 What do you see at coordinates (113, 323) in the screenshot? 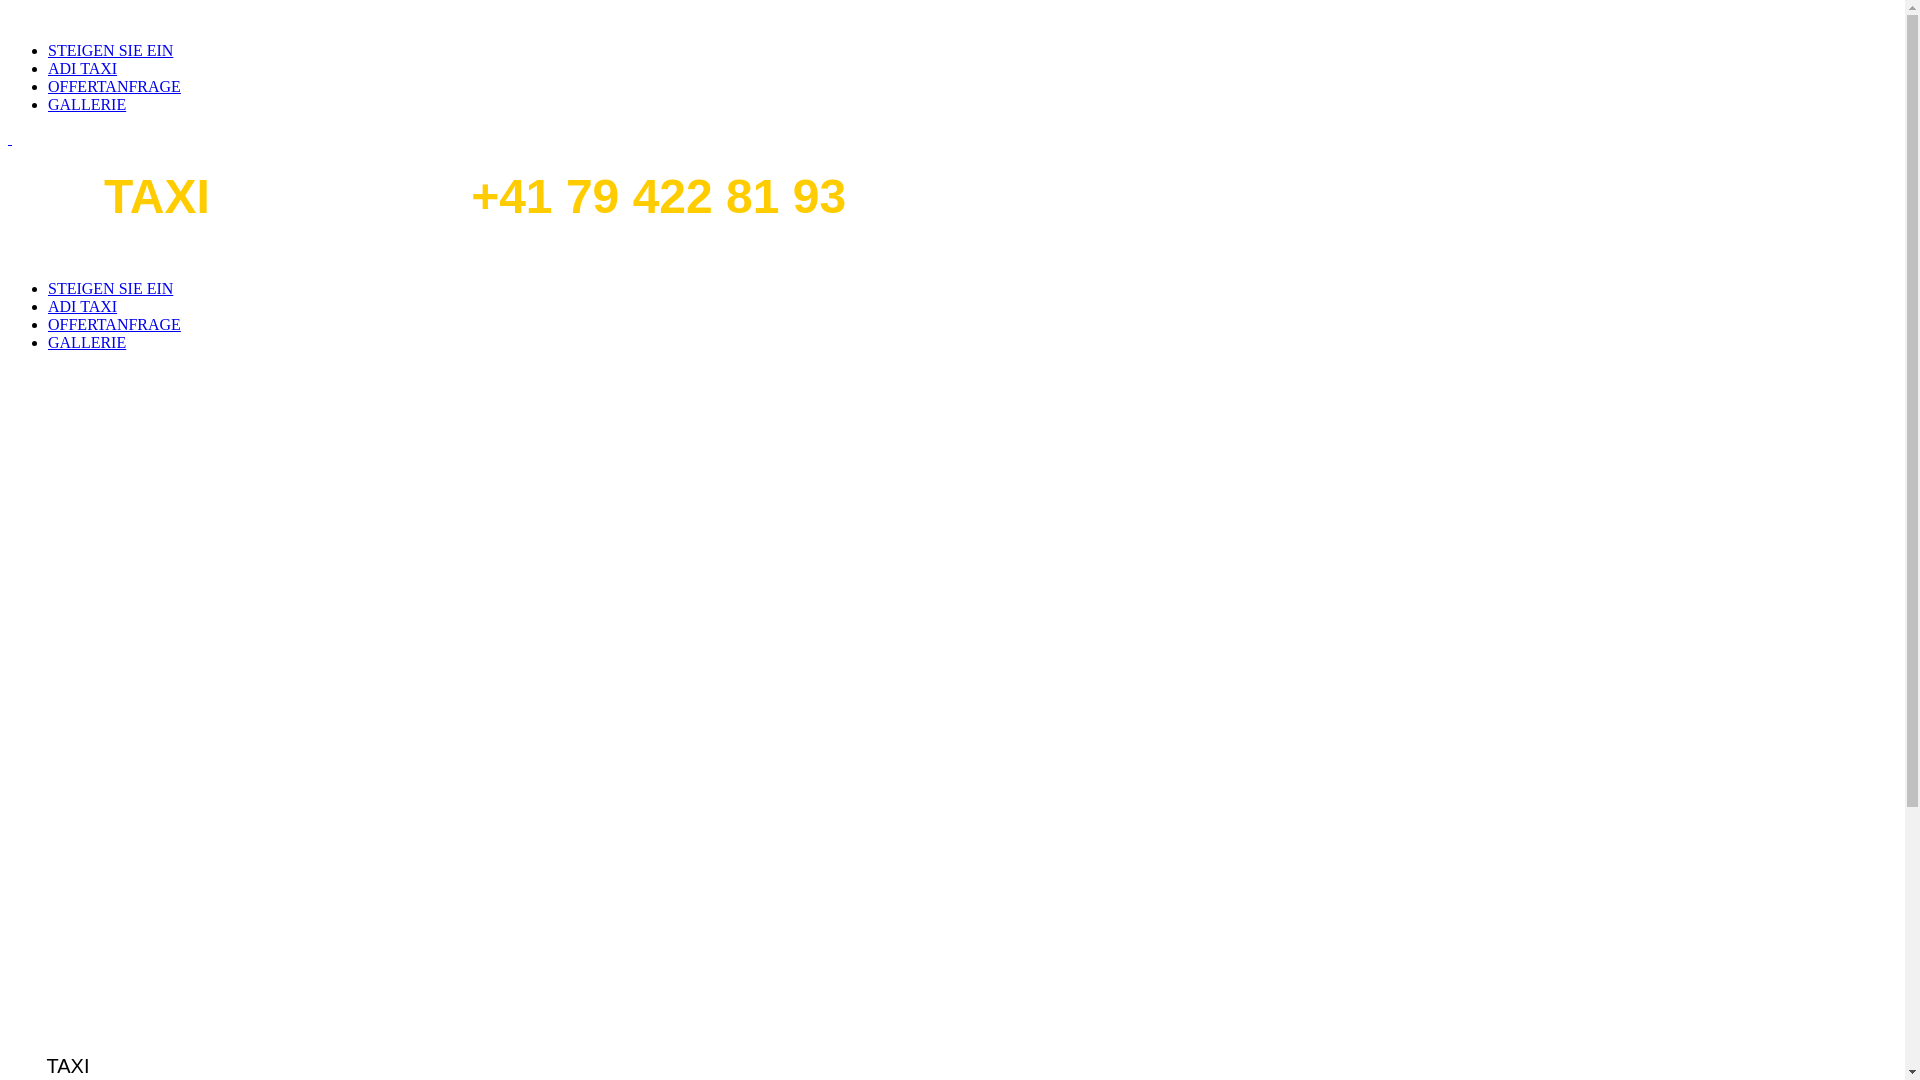
I see `'OFFERTANFRAGE'` at bounding box center [113, 323].